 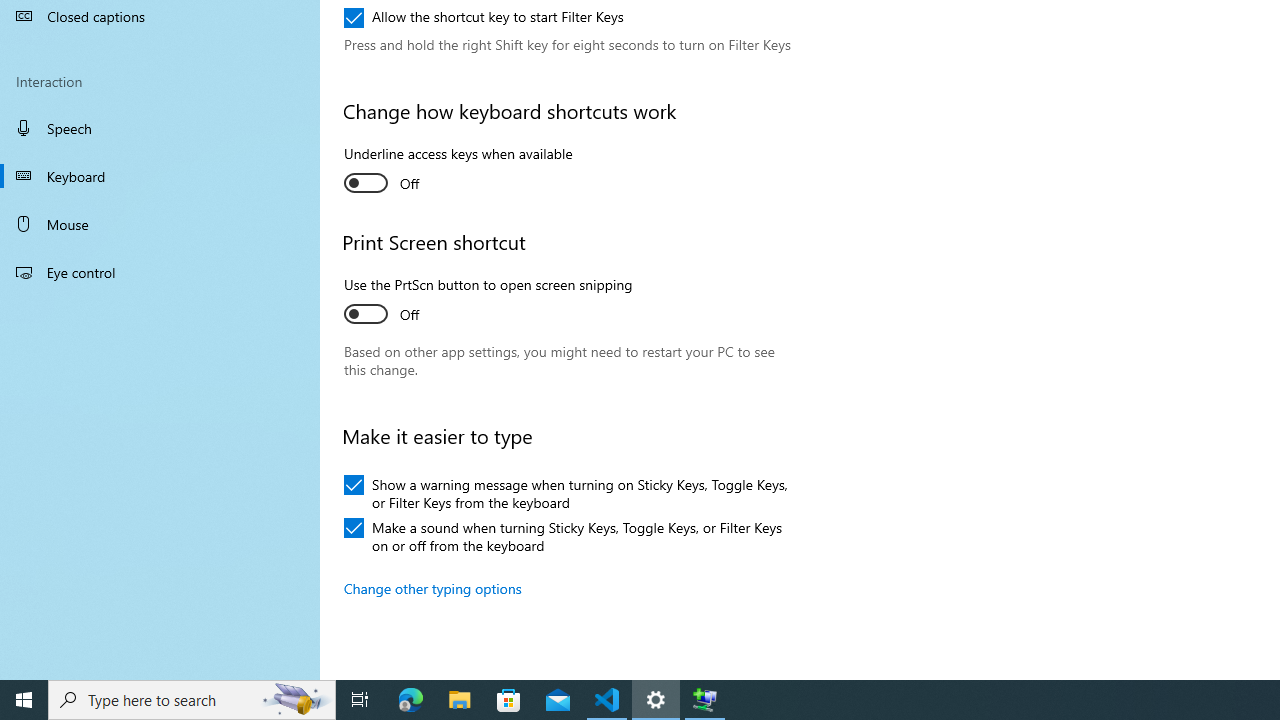 What do you see at coordinates (410, 698) in the screenshot?
I see `'Microsoft Edge'` at bounding box center [410, 698].